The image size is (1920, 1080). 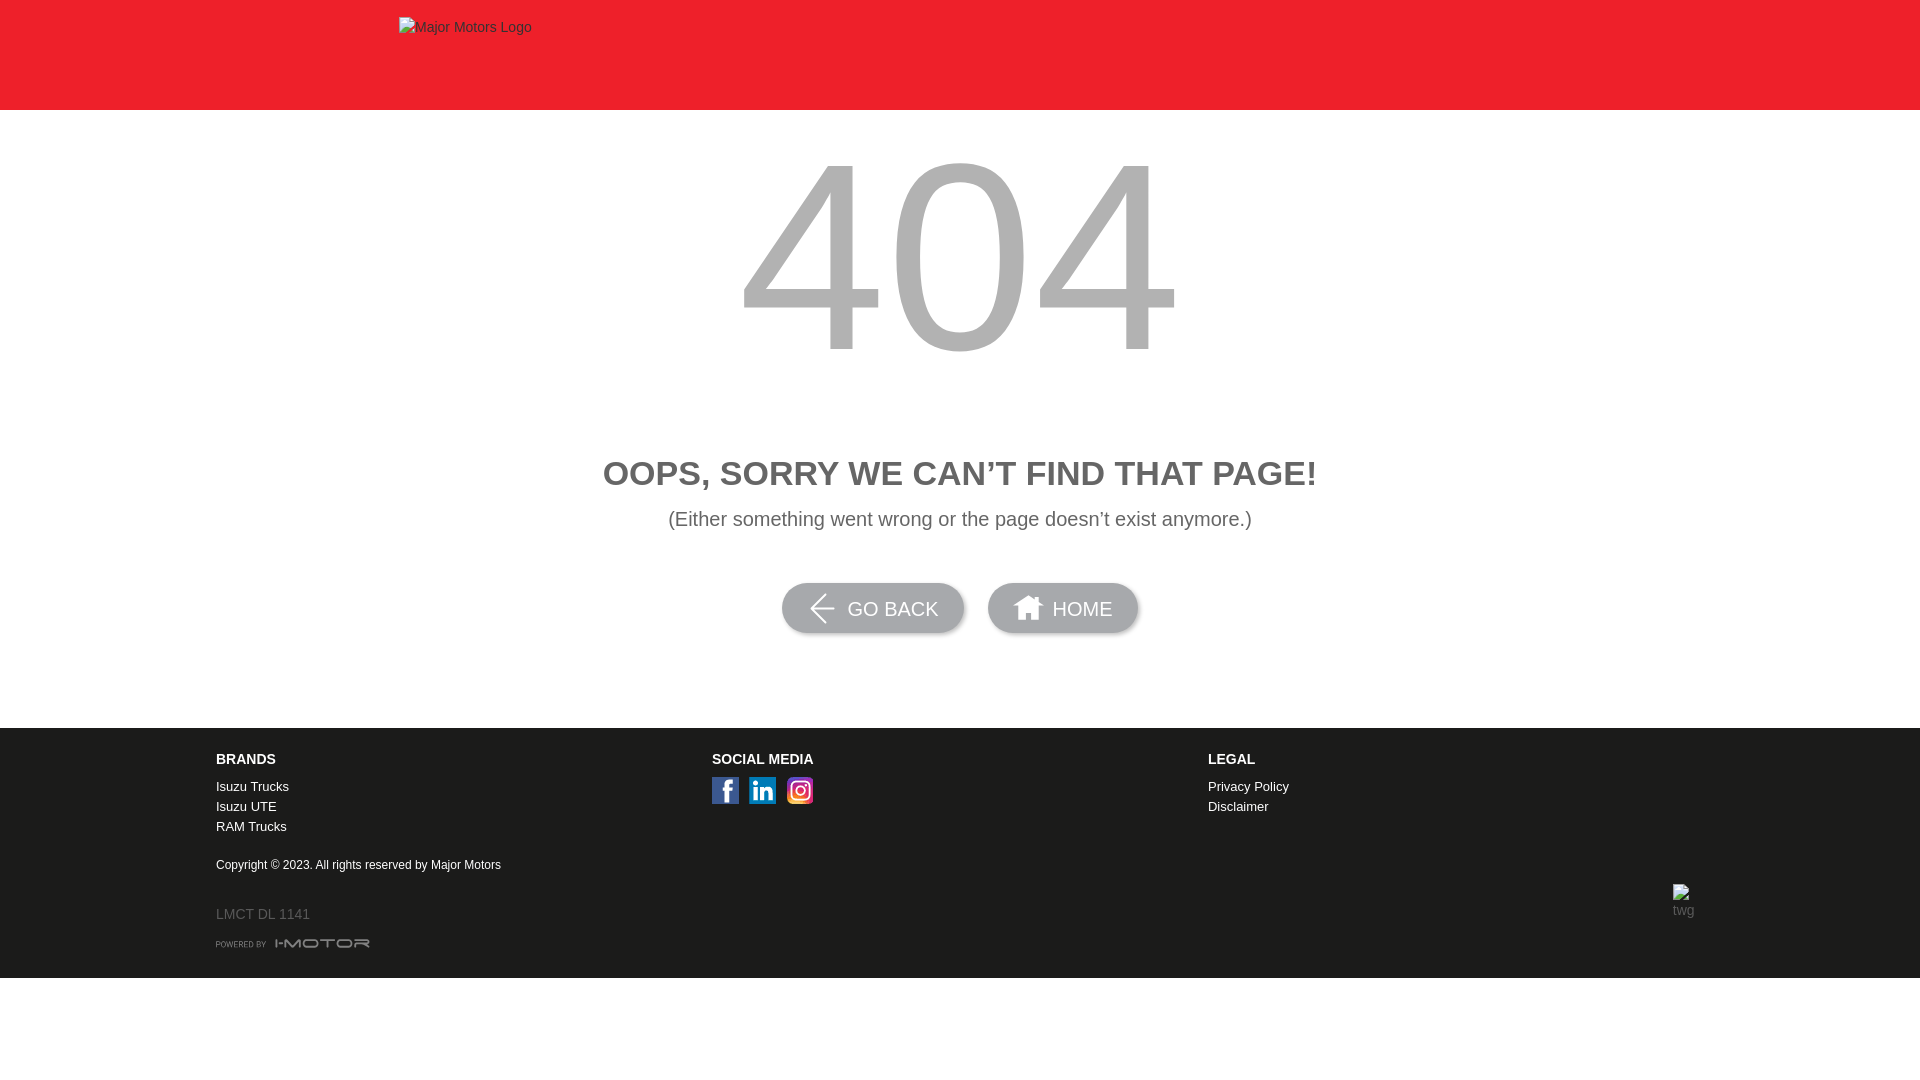 I want to click on 'RAM Trucks', so click(x=216, y=826).